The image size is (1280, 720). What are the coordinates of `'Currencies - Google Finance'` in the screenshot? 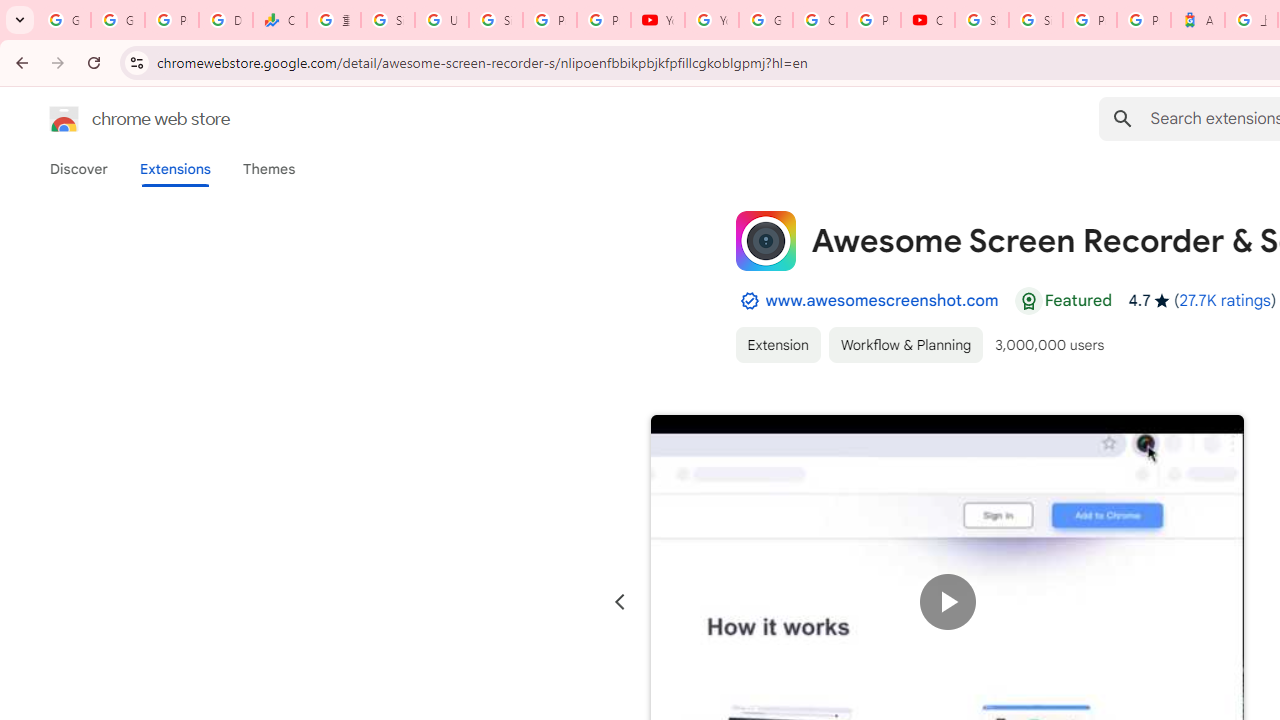 It's located at (279, 20).